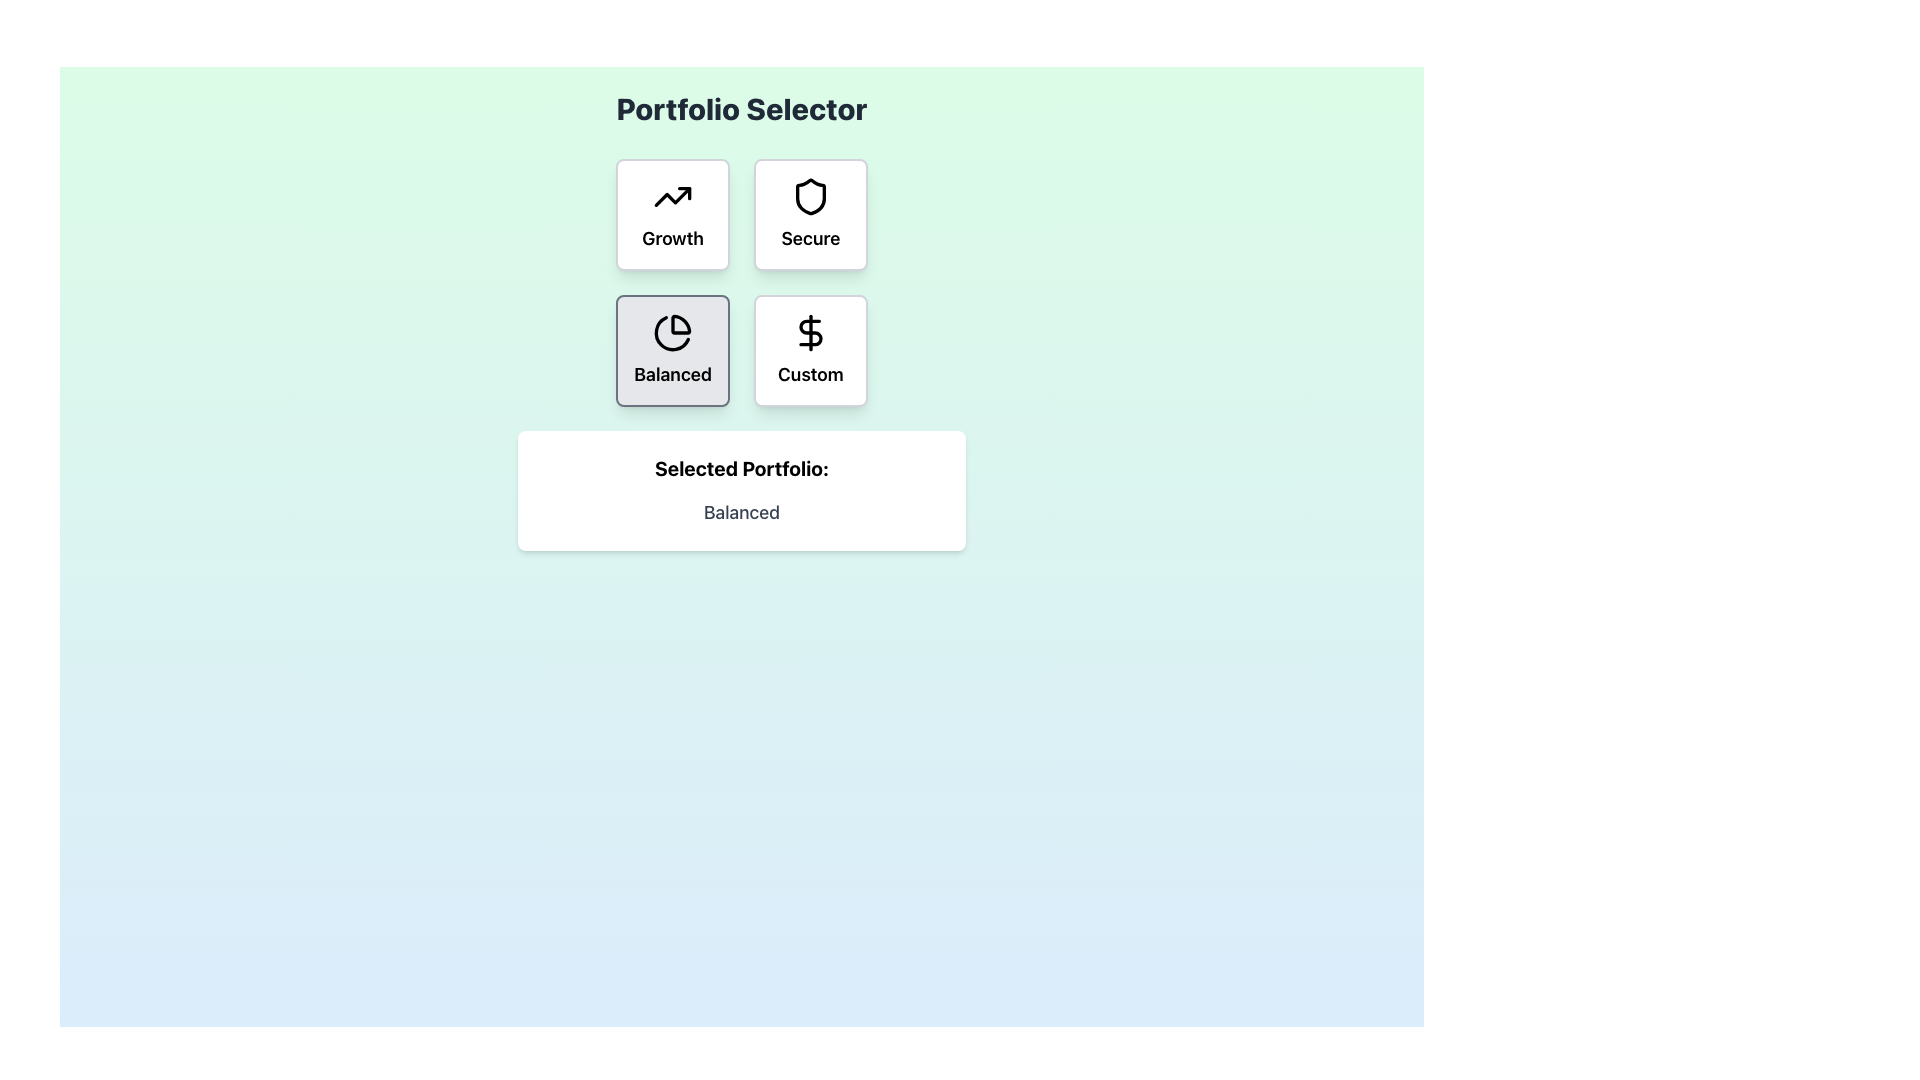  Describe the element at coordinates (673, 350) in the screenshot. I see `the 'Balanced' portfolio button located in the lower-left quadrant of a 2x2 grid layout, which is the third button in the grid, directly below the 'Growth' button and to the left of the 'Custom' button` at that location.